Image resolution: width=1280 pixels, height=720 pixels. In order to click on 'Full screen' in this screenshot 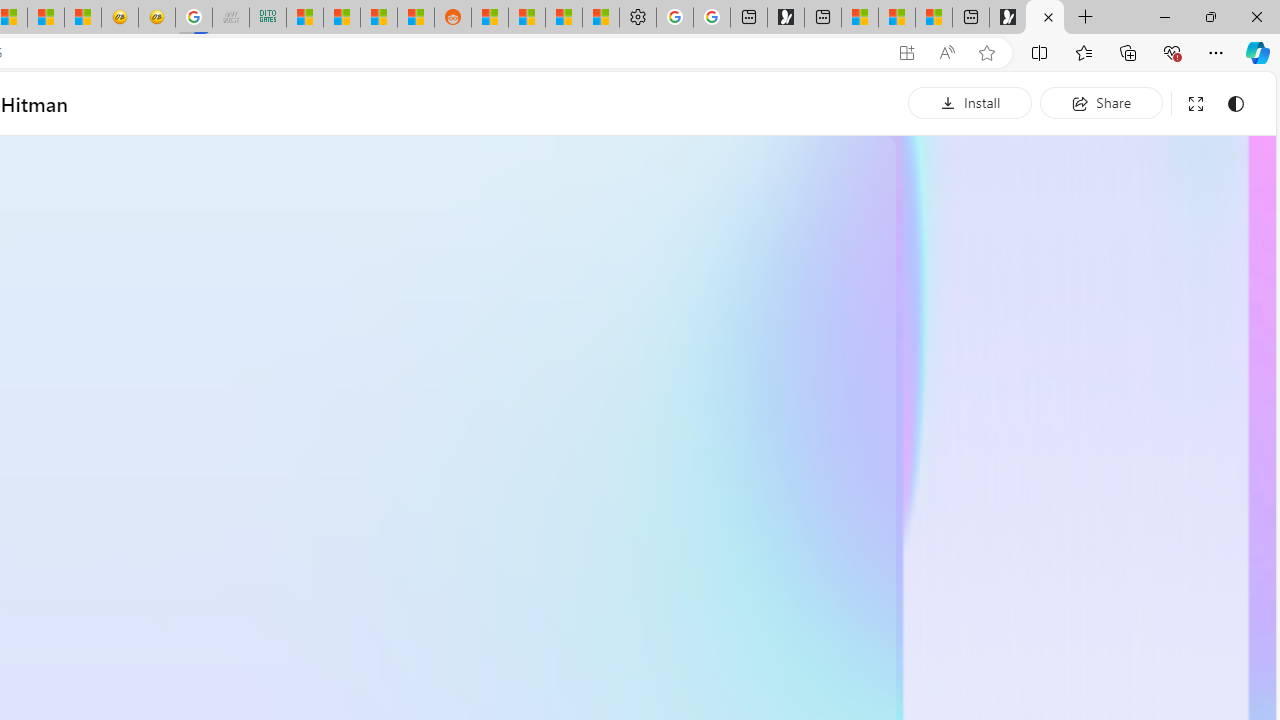, I will do `click(1195, 103)`.